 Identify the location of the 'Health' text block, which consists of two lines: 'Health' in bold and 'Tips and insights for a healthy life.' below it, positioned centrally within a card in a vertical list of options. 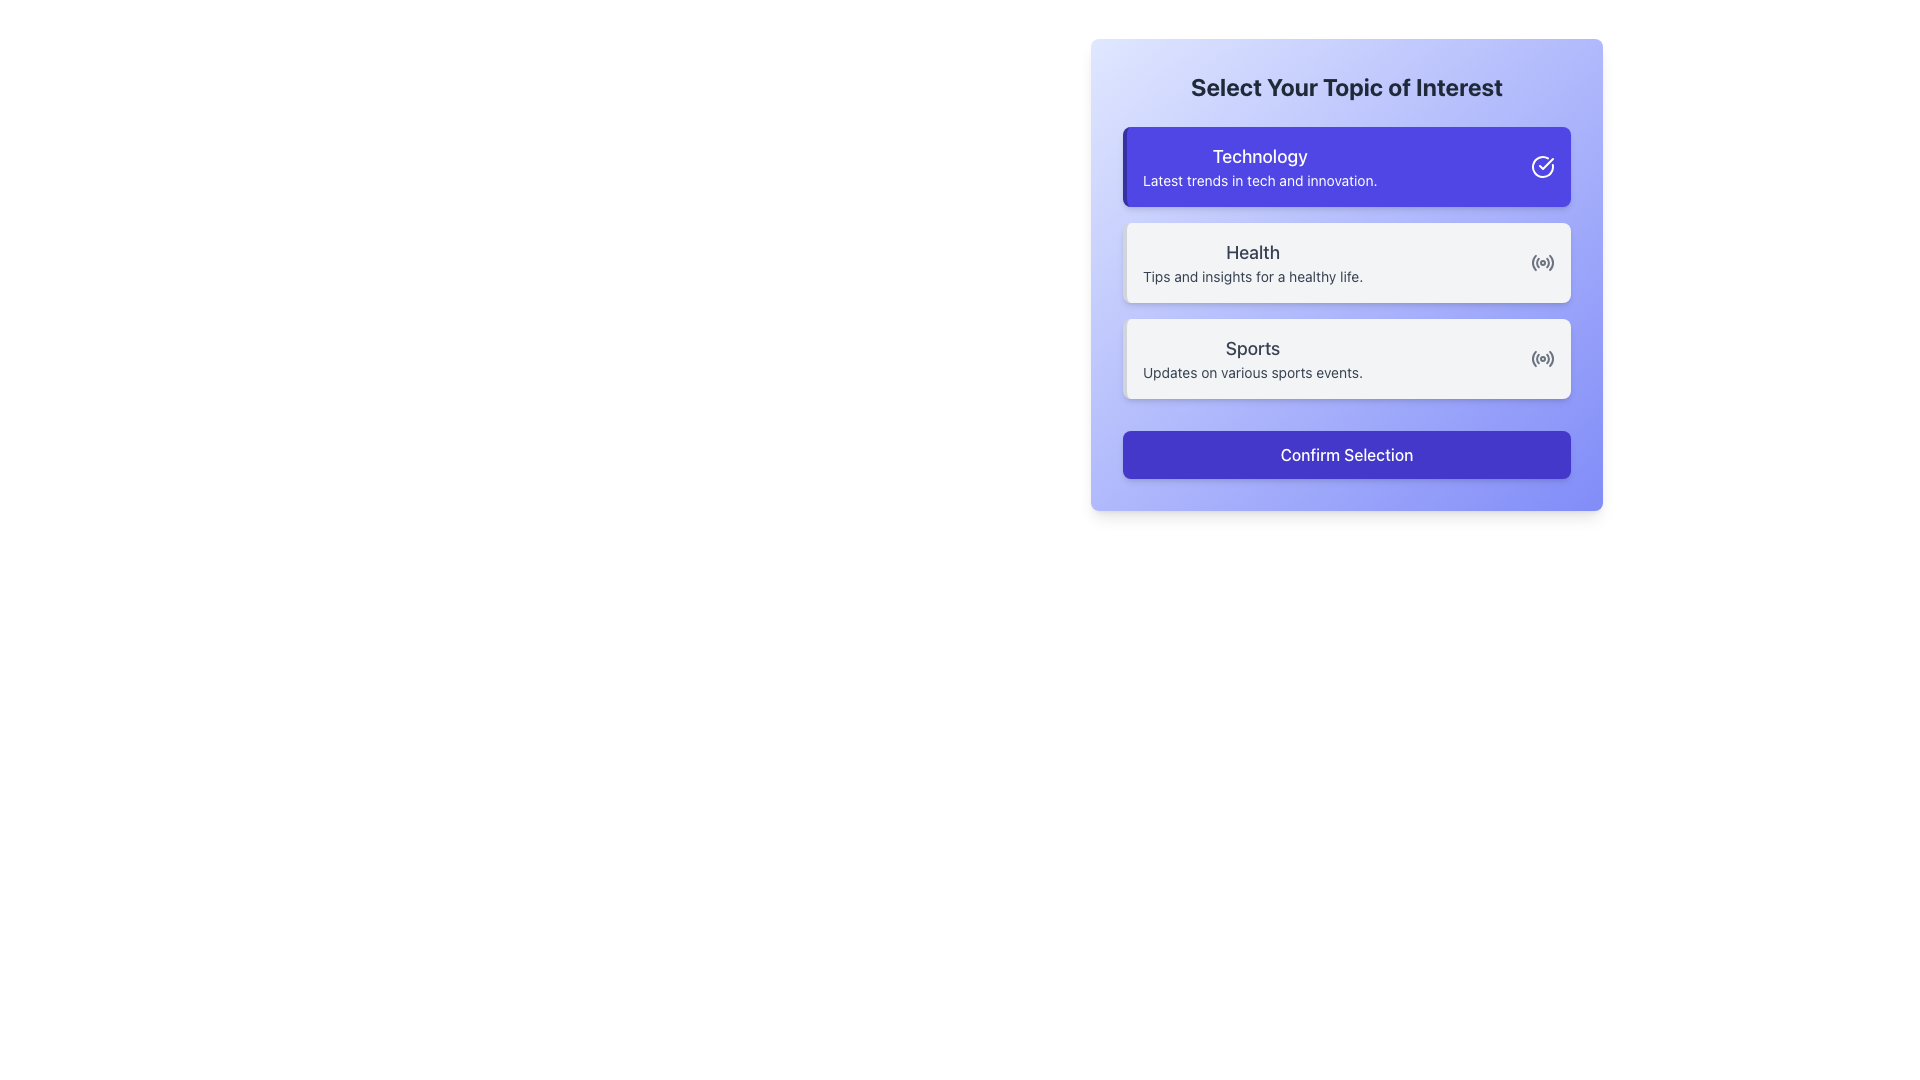
(1252, 261).